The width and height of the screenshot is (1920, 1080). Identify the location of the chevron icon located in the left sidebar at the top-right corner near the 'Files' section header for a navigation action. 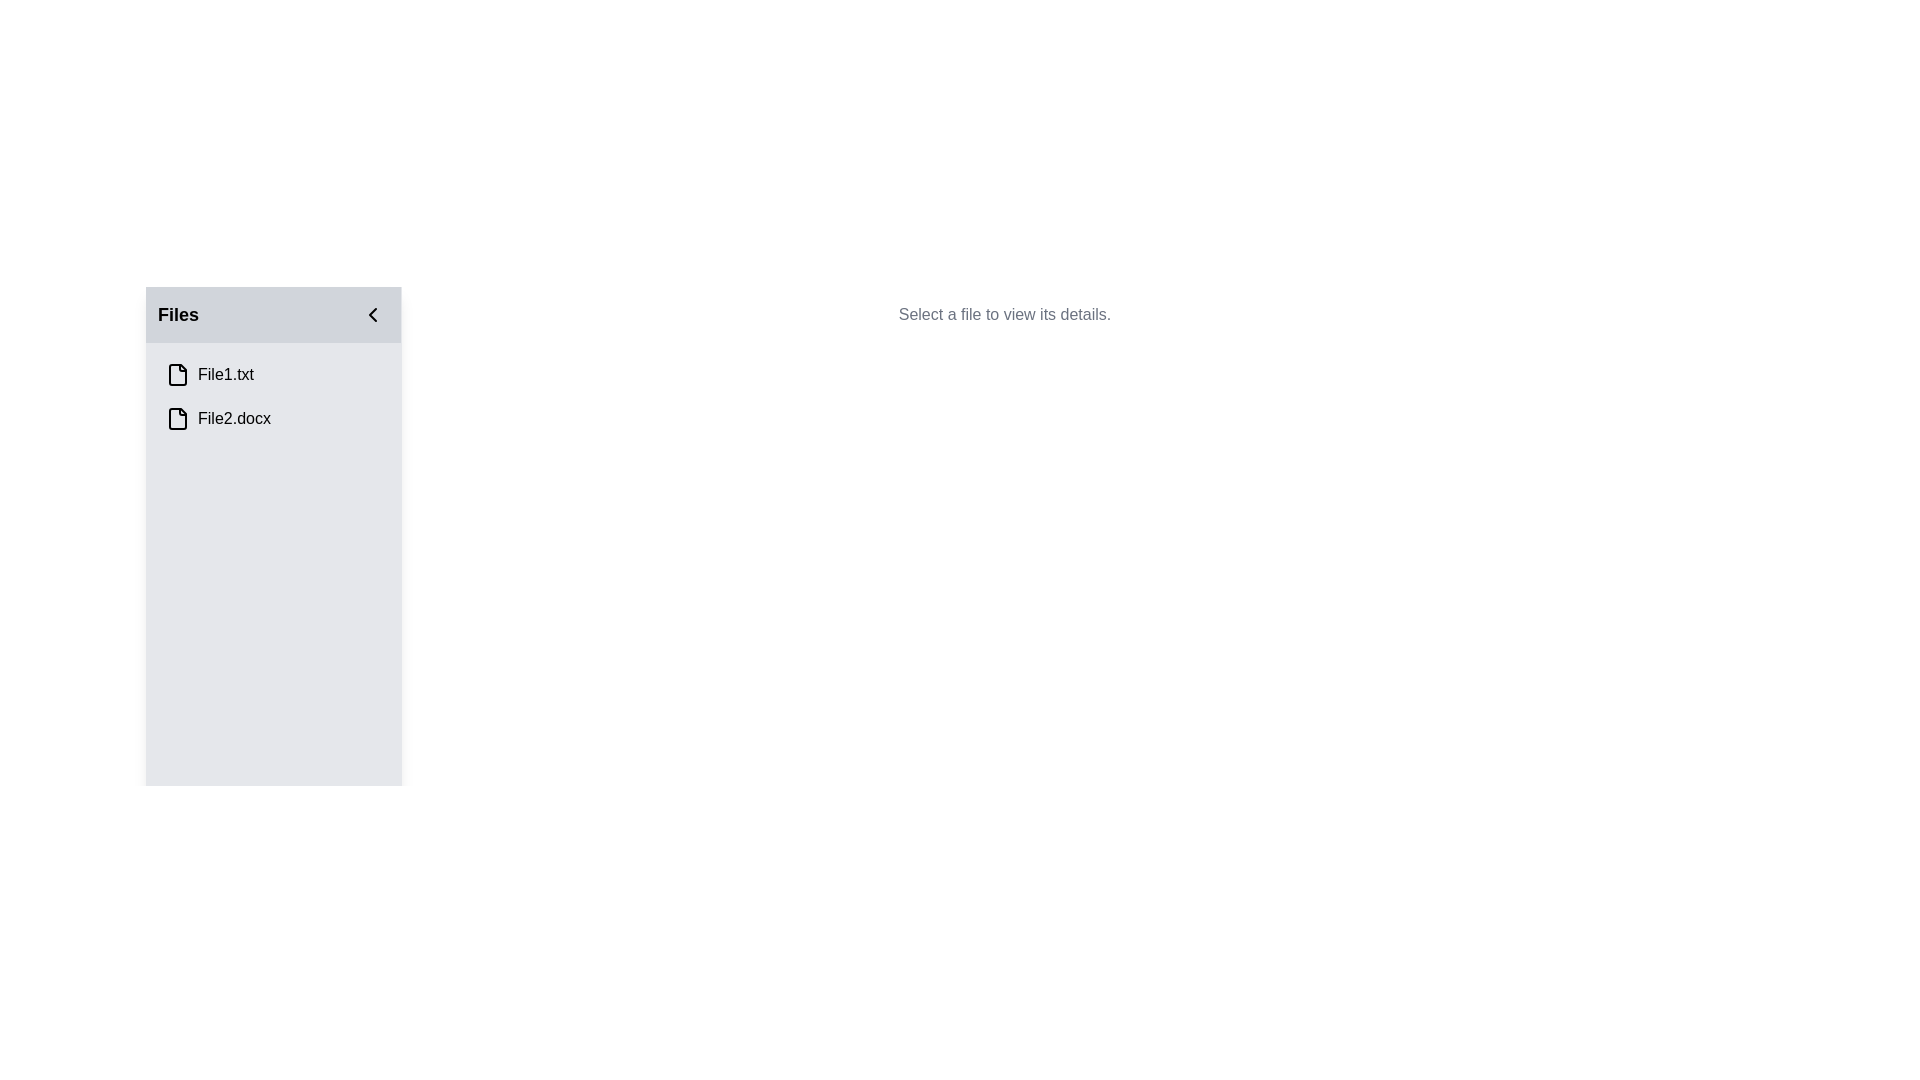
(373, 315).